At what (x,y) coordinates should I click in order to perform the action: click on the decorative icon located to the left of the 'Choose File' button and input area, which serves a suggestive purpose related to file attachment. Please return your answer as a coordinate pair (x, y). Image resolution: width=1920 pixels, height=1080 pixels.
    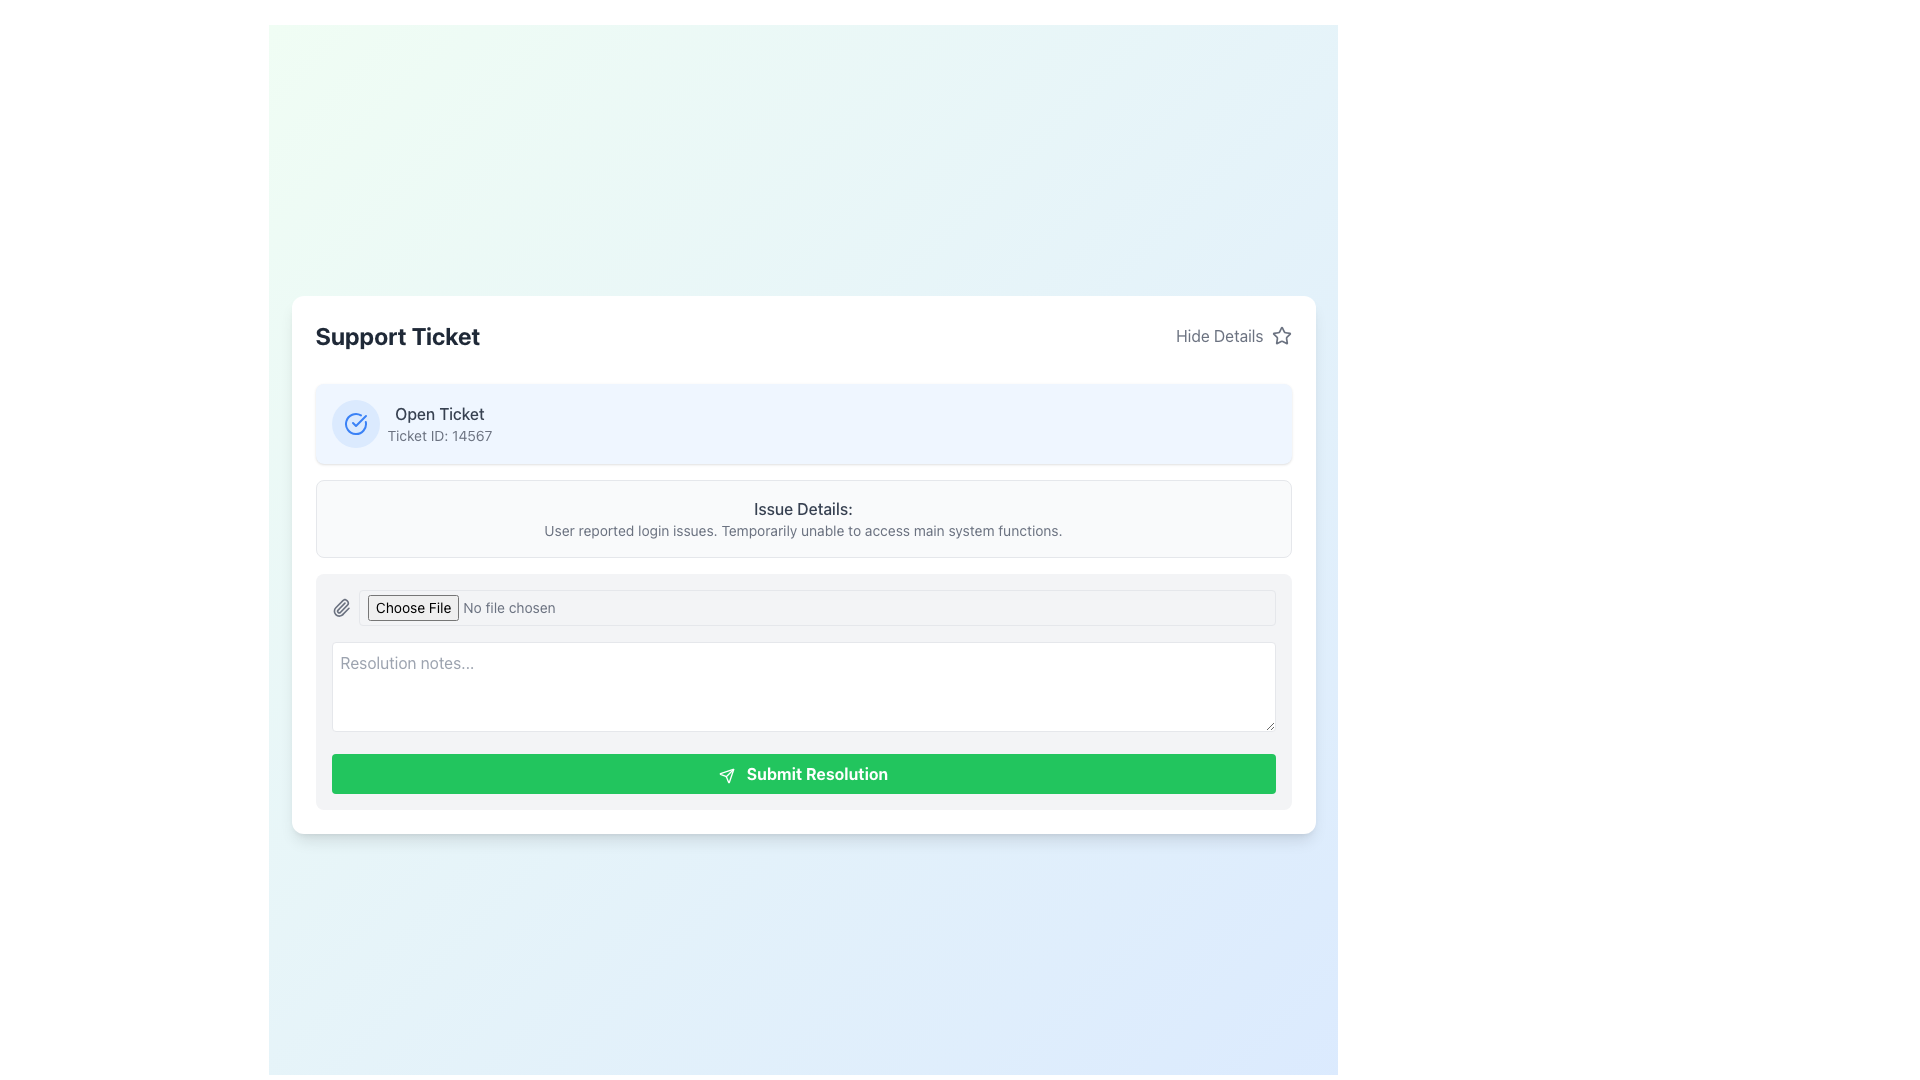
    Looking at the image, I should click on (341, 607).